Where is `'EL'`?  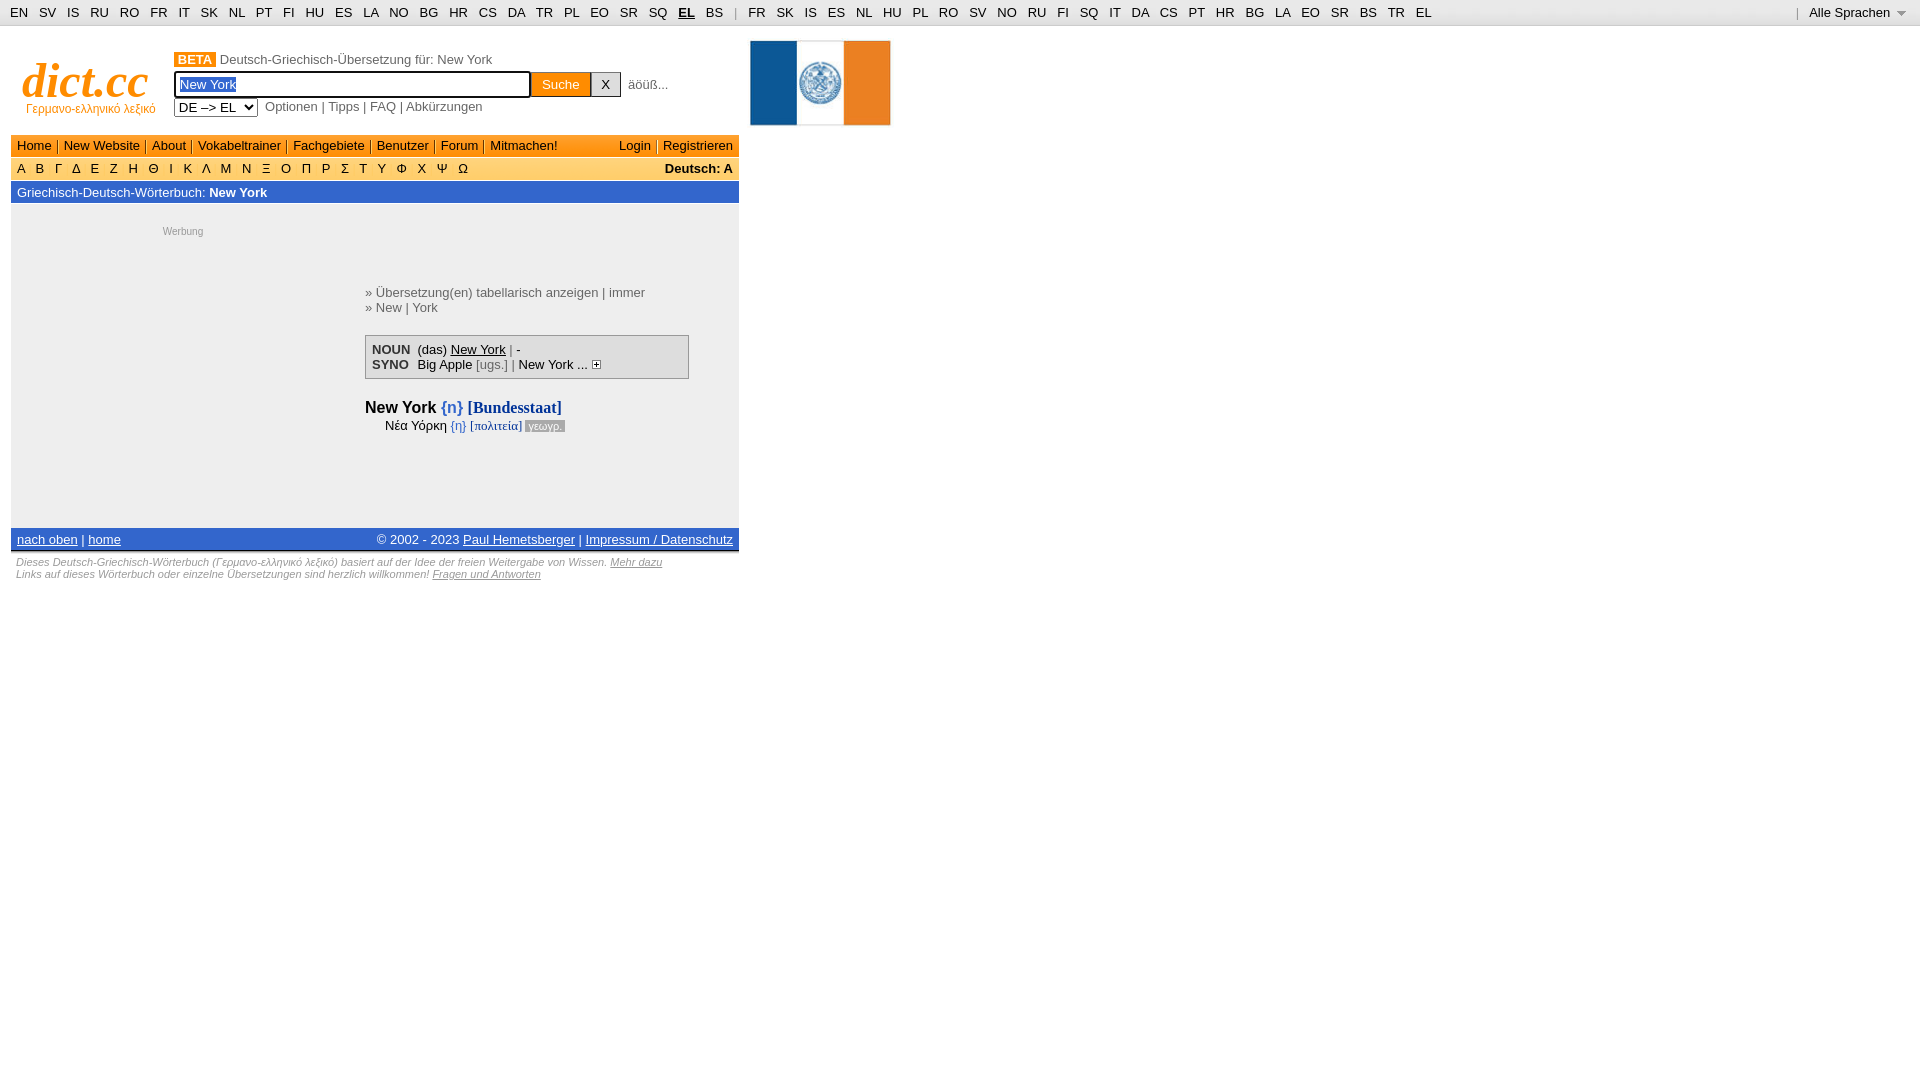
'EL' is located at coordinates (686, 12).